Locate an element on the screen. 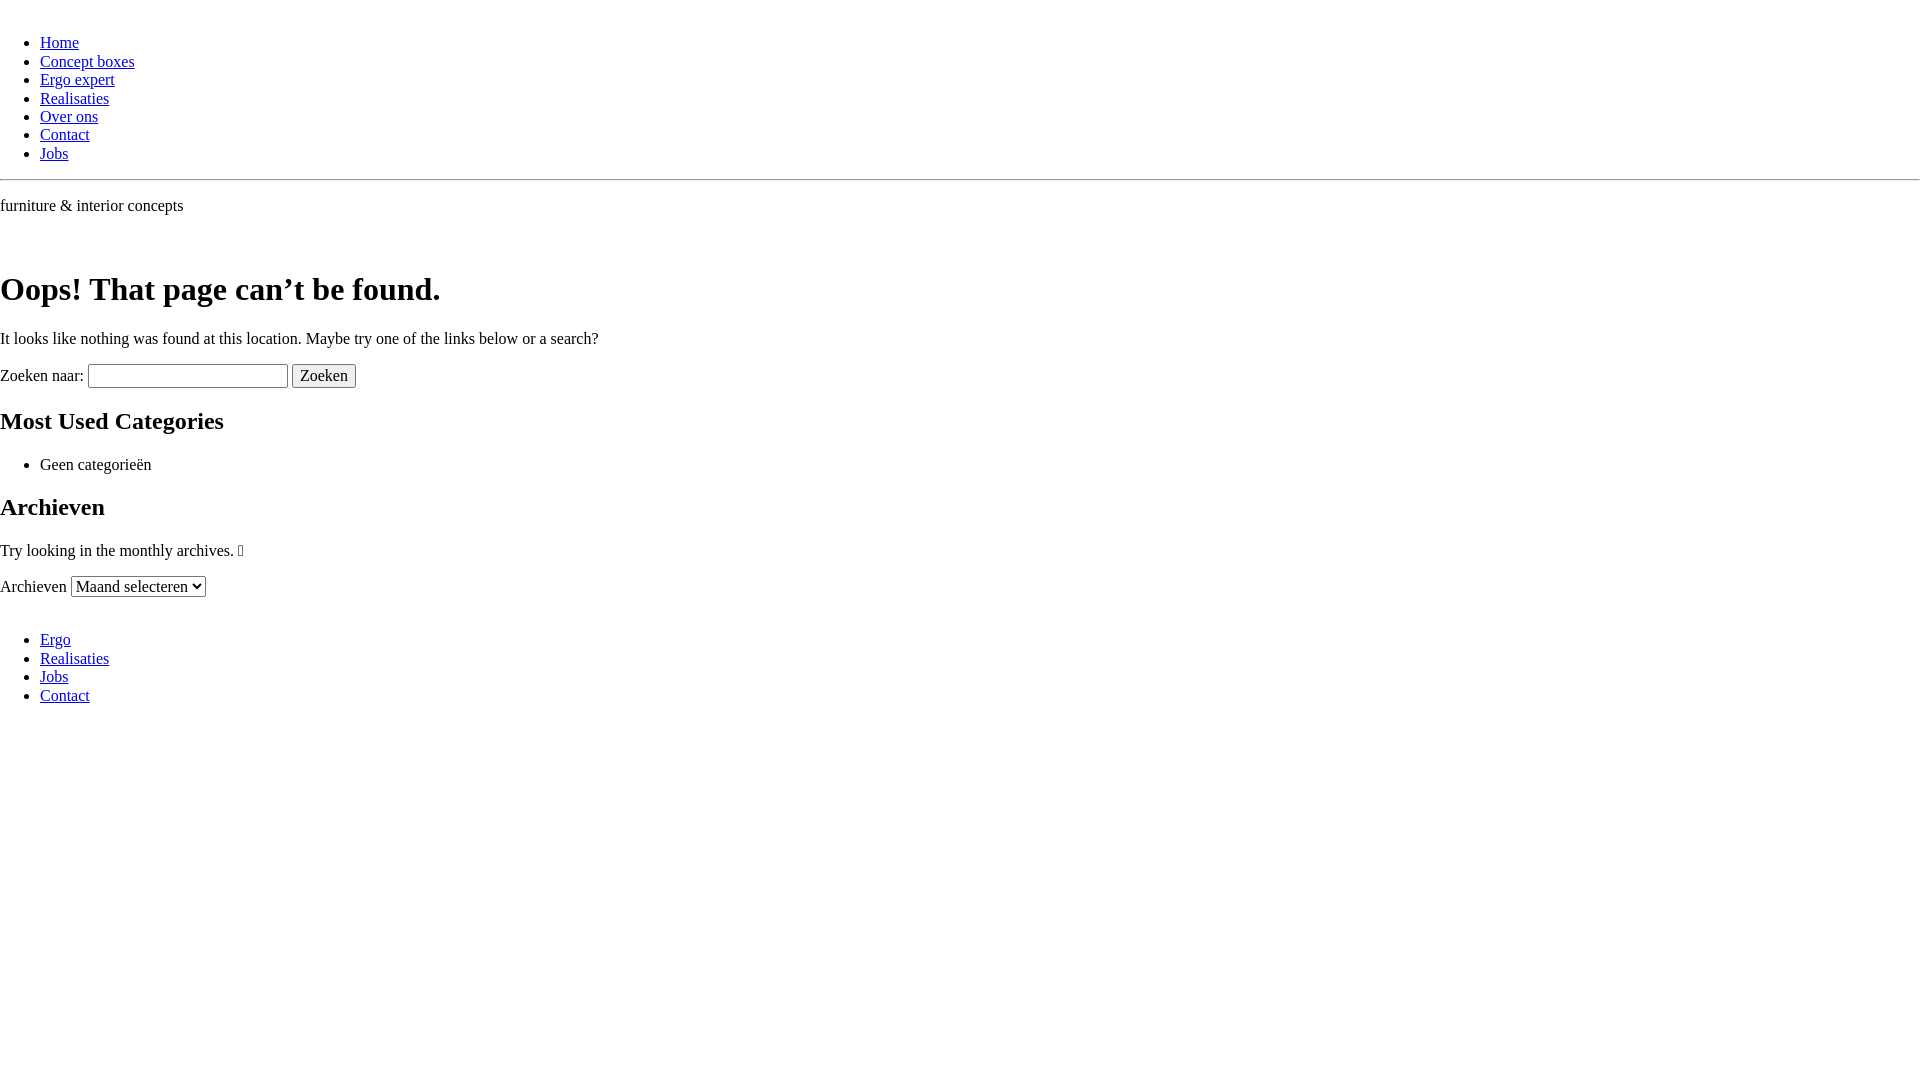 The height and width of the screenshot is (1080, 1920). 'Contact' is located at coordinates (65, 694).